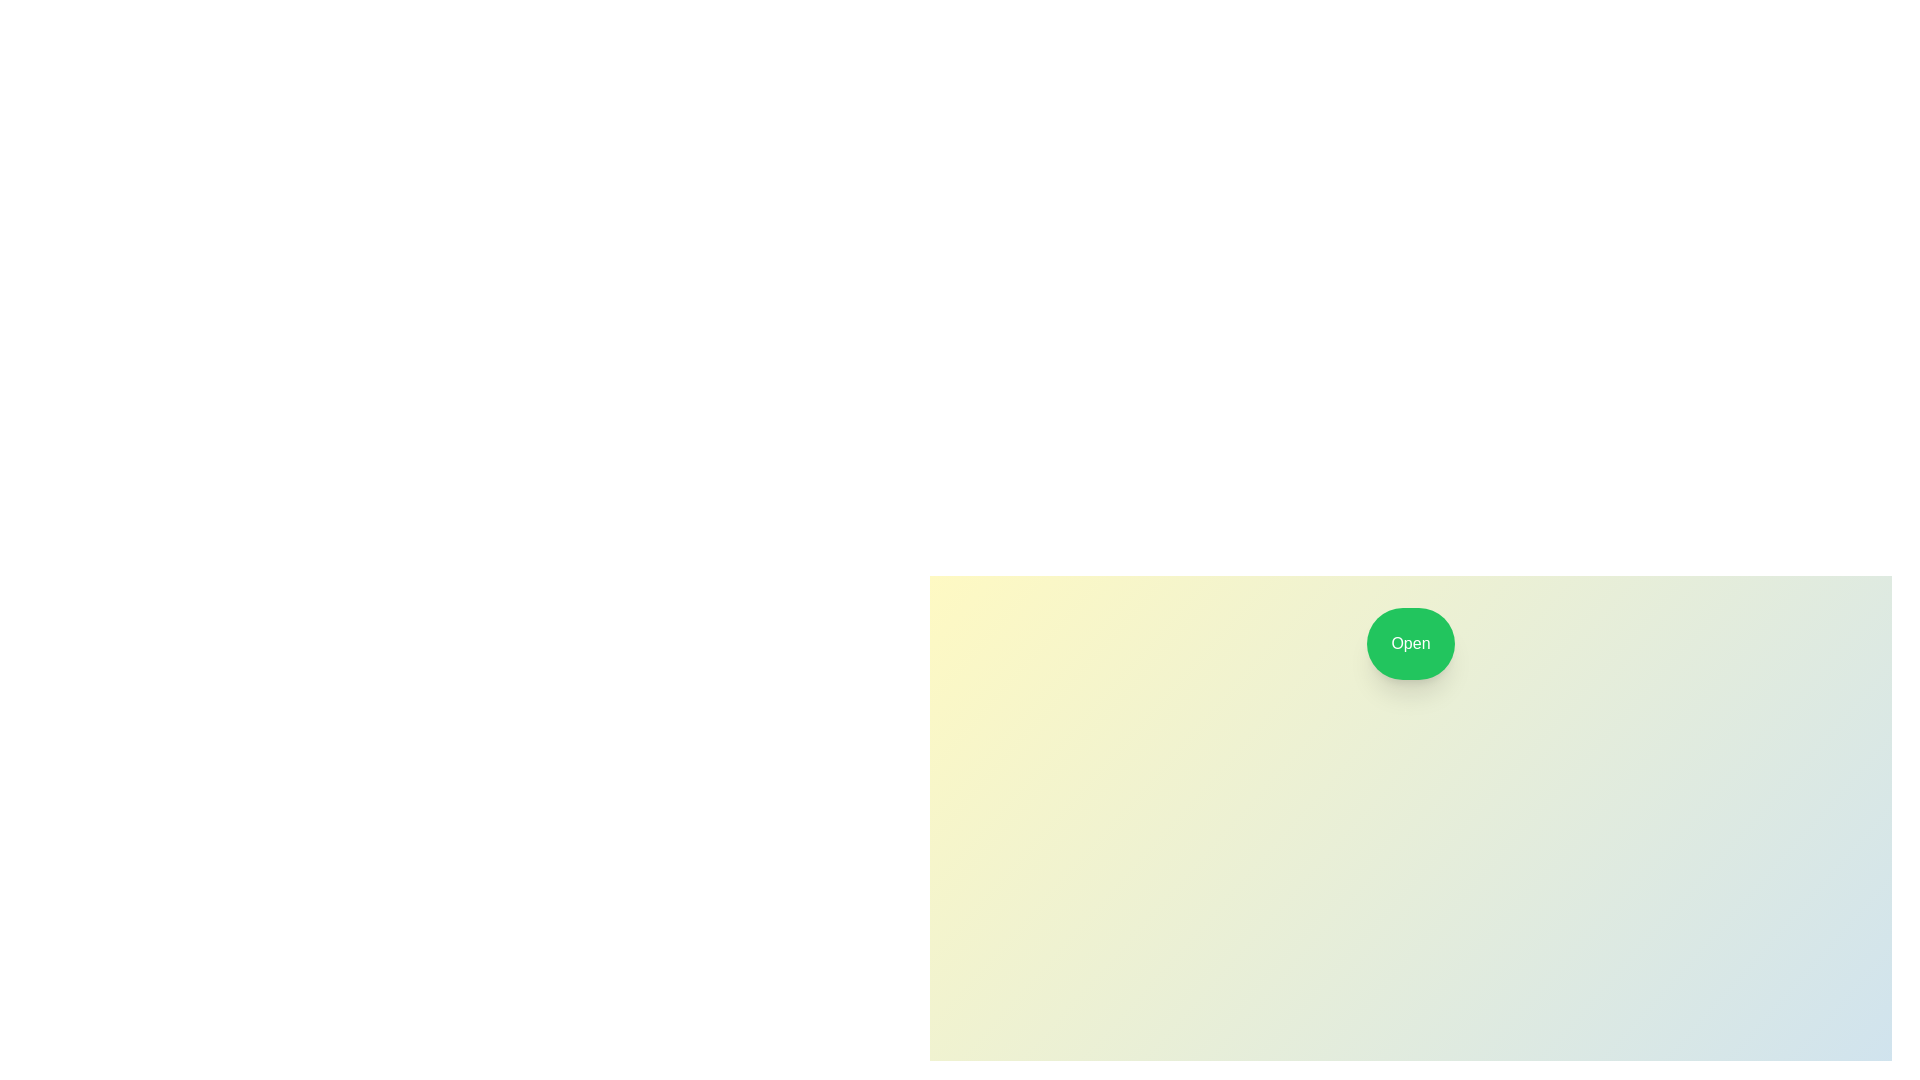  I want to click on the 'Open' button to toggle the menu visibility, so click(1410, 644).